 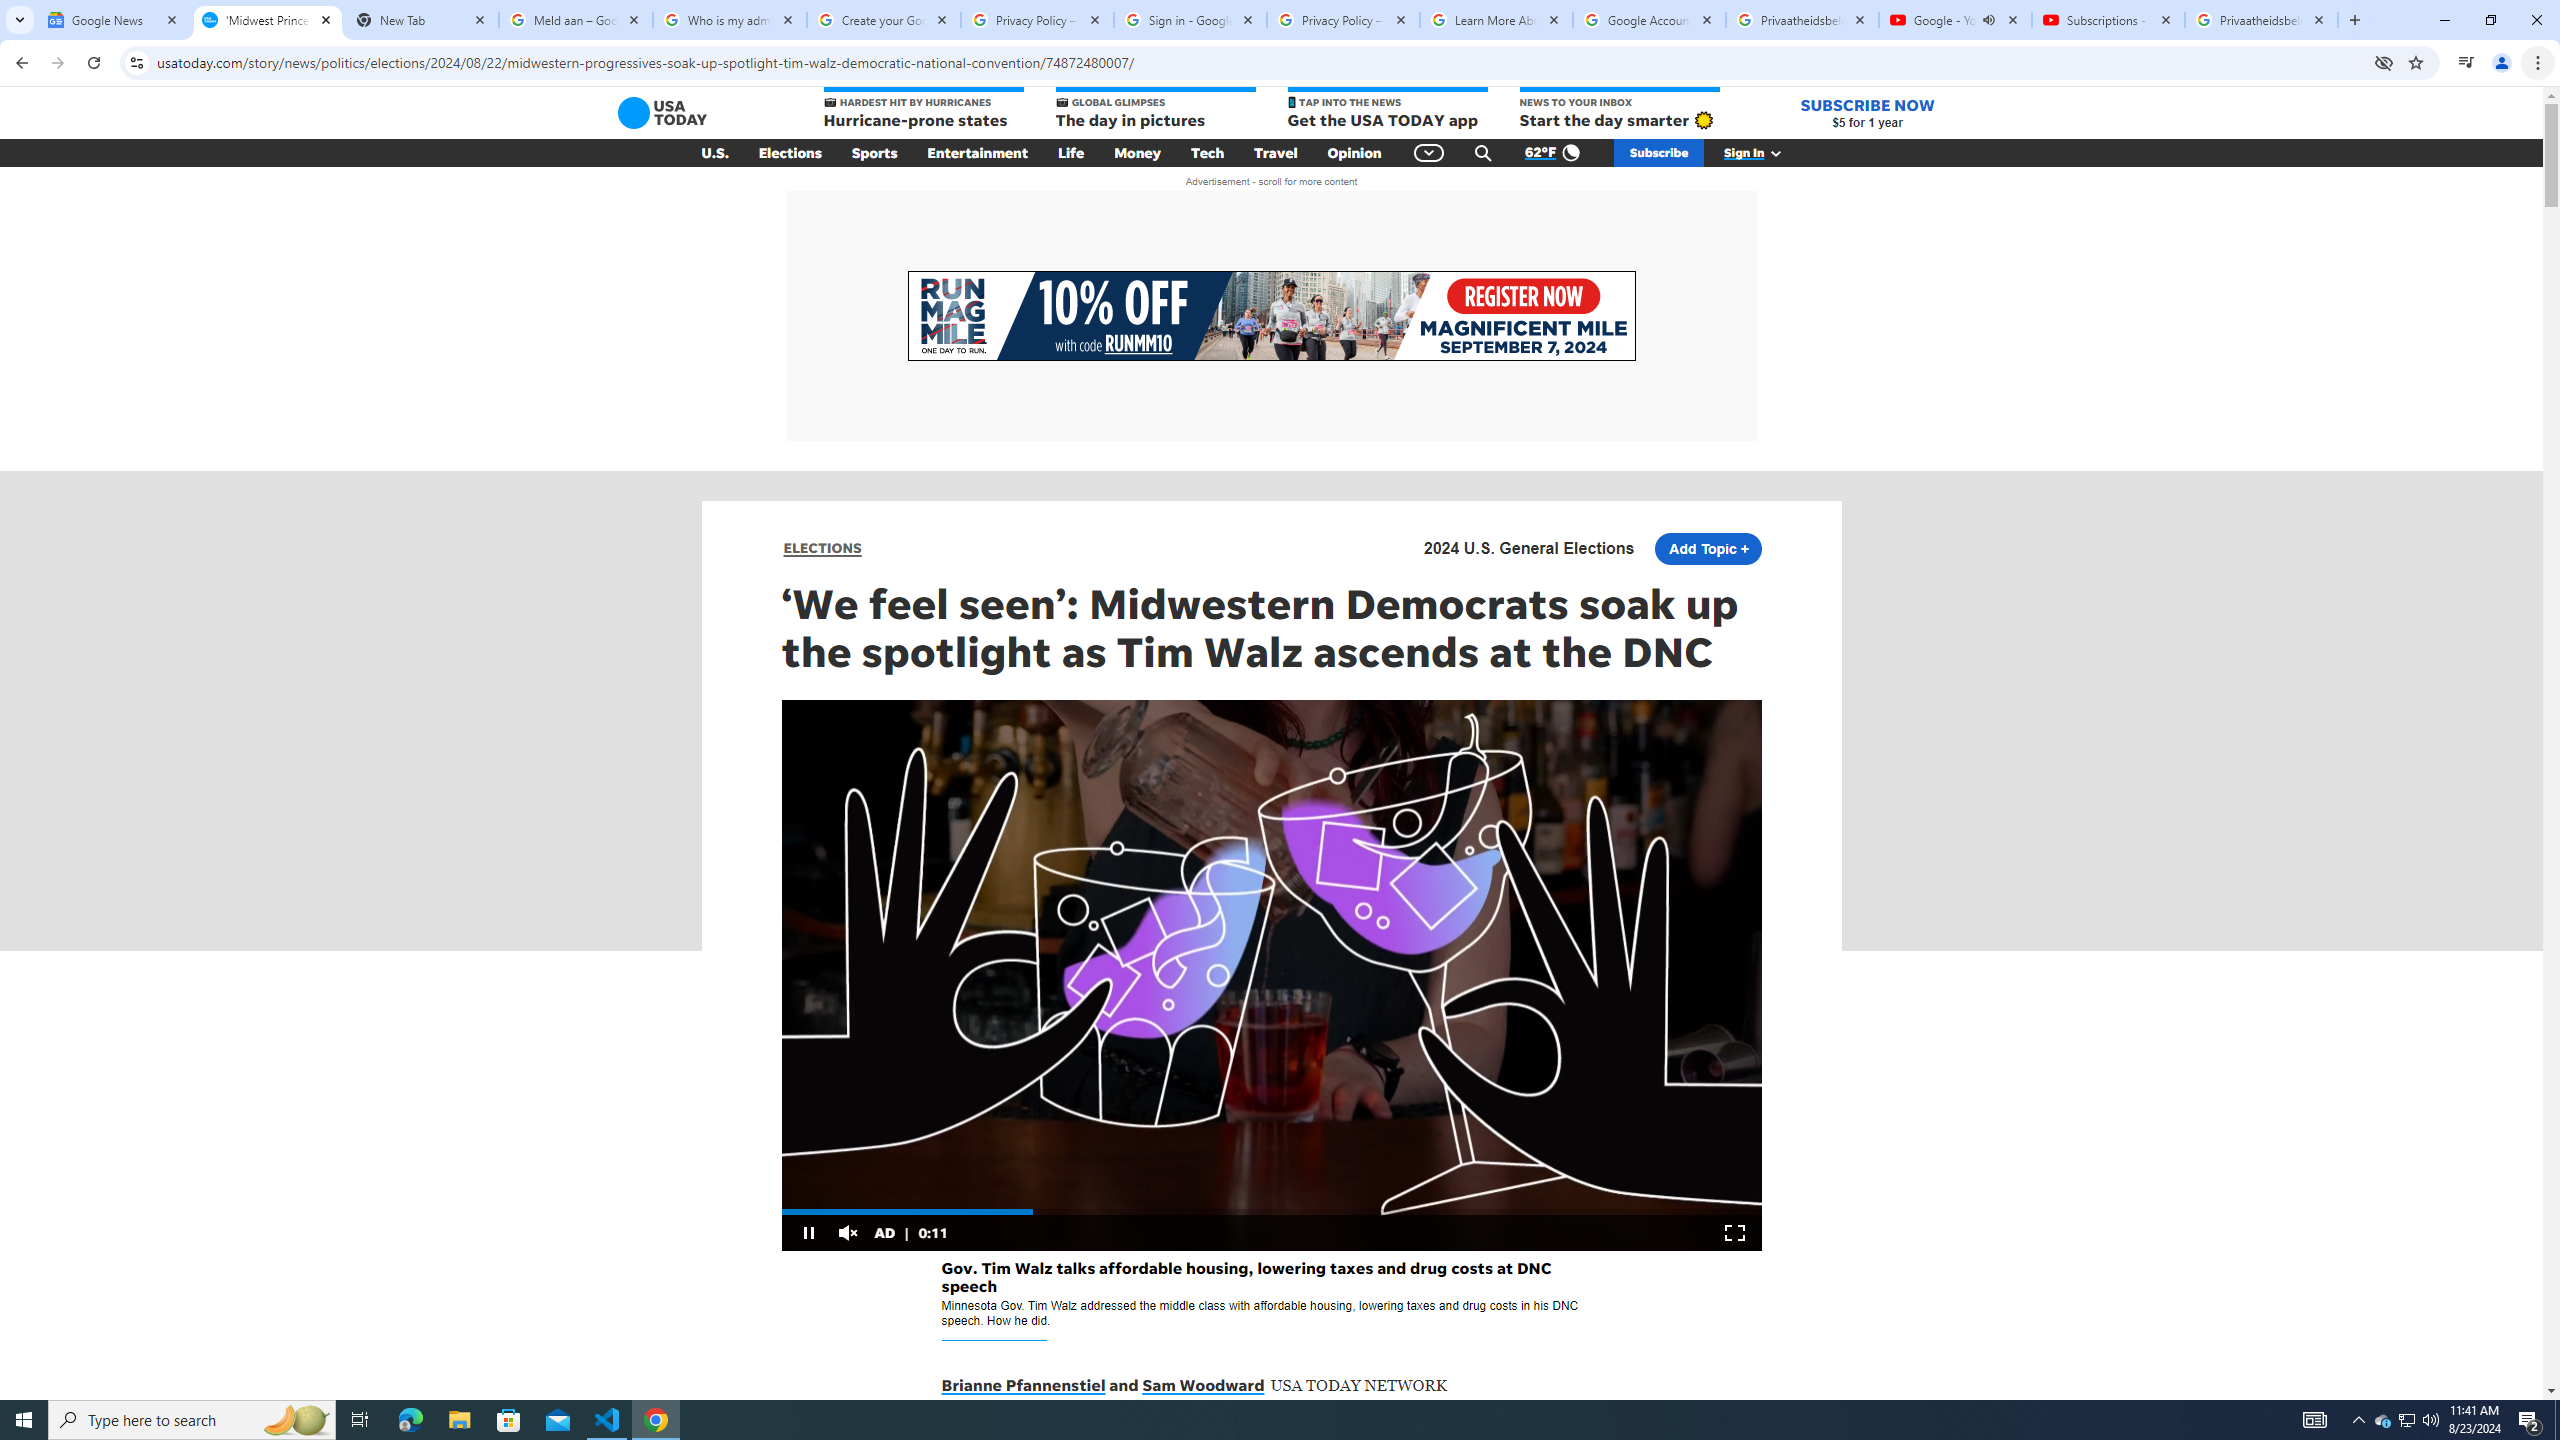 I want to click on 'Google - YouTube - Audio playing', so click(x=1953, y=19).